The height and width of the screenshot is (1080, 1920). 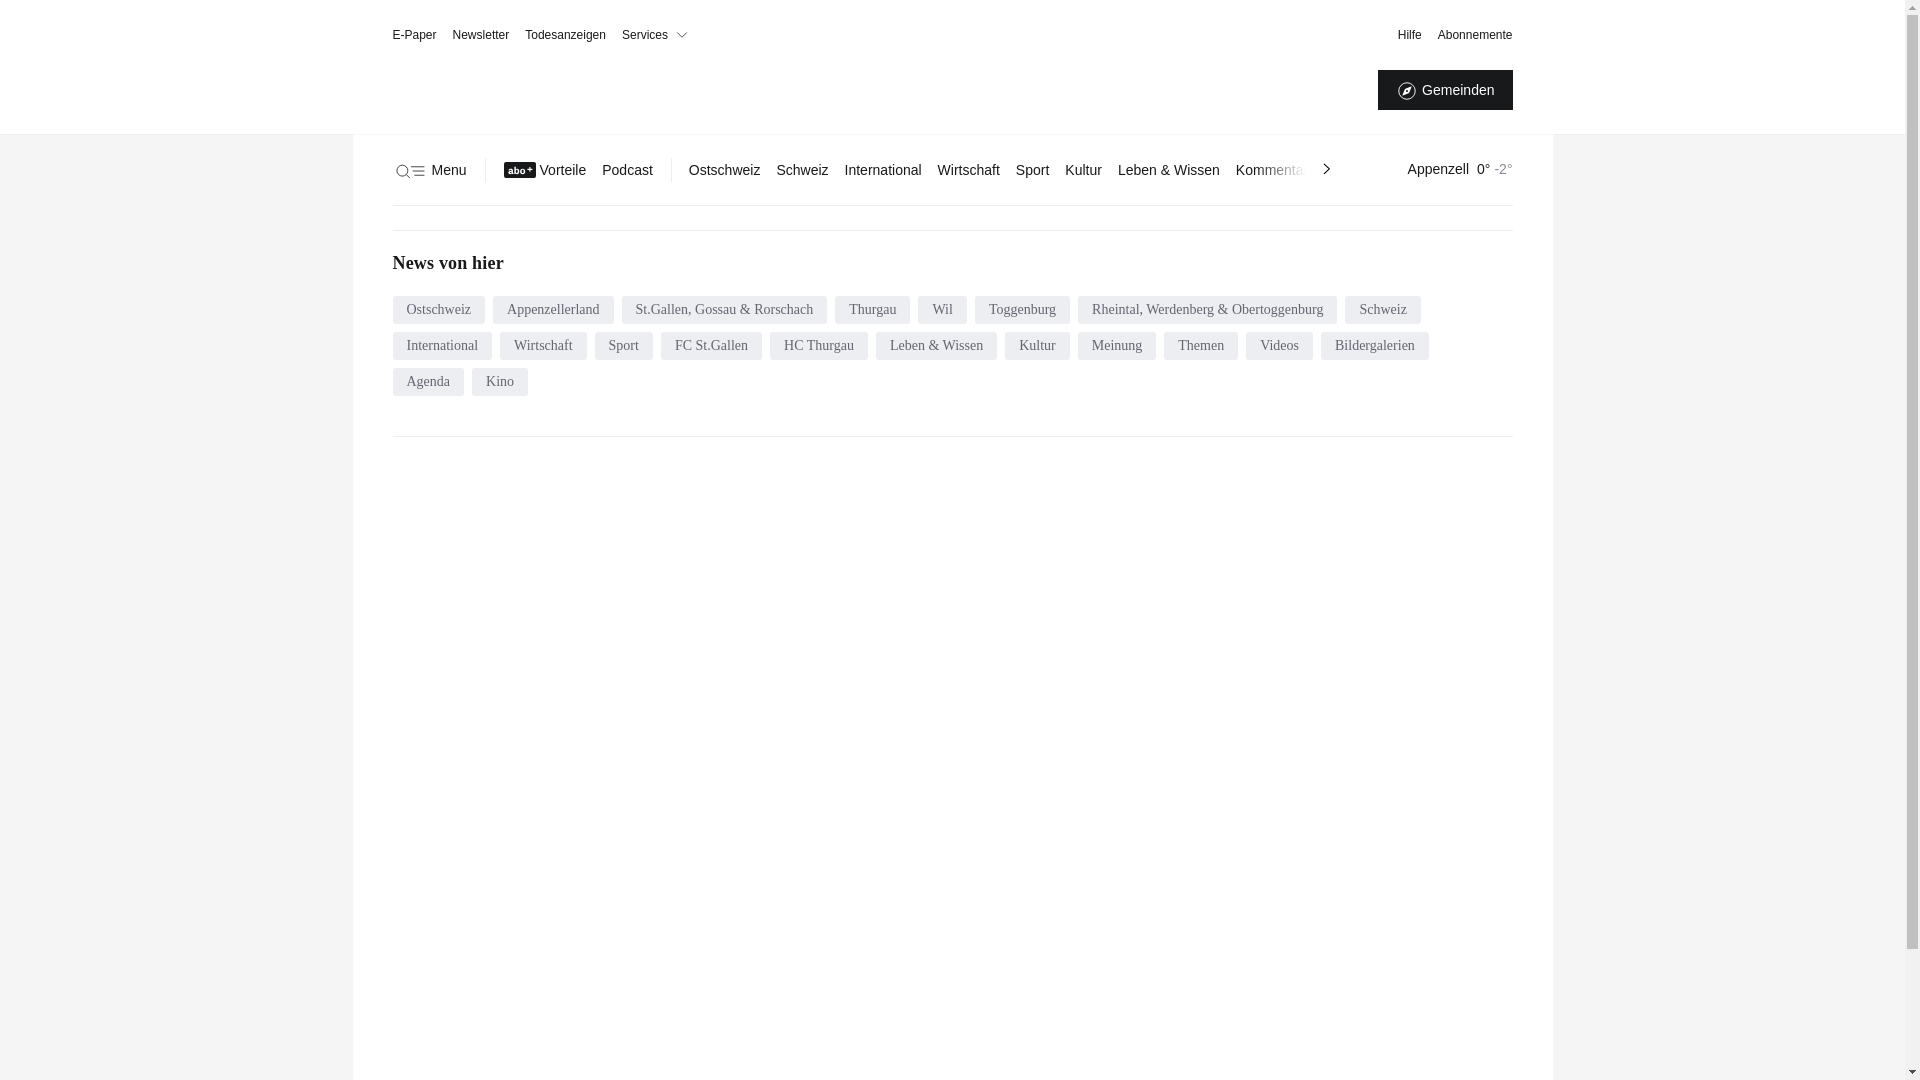 What do you see at coordinates (481, 34) in the screenshot?
I see `'Newsletter'` at bounding box center [481, 34].